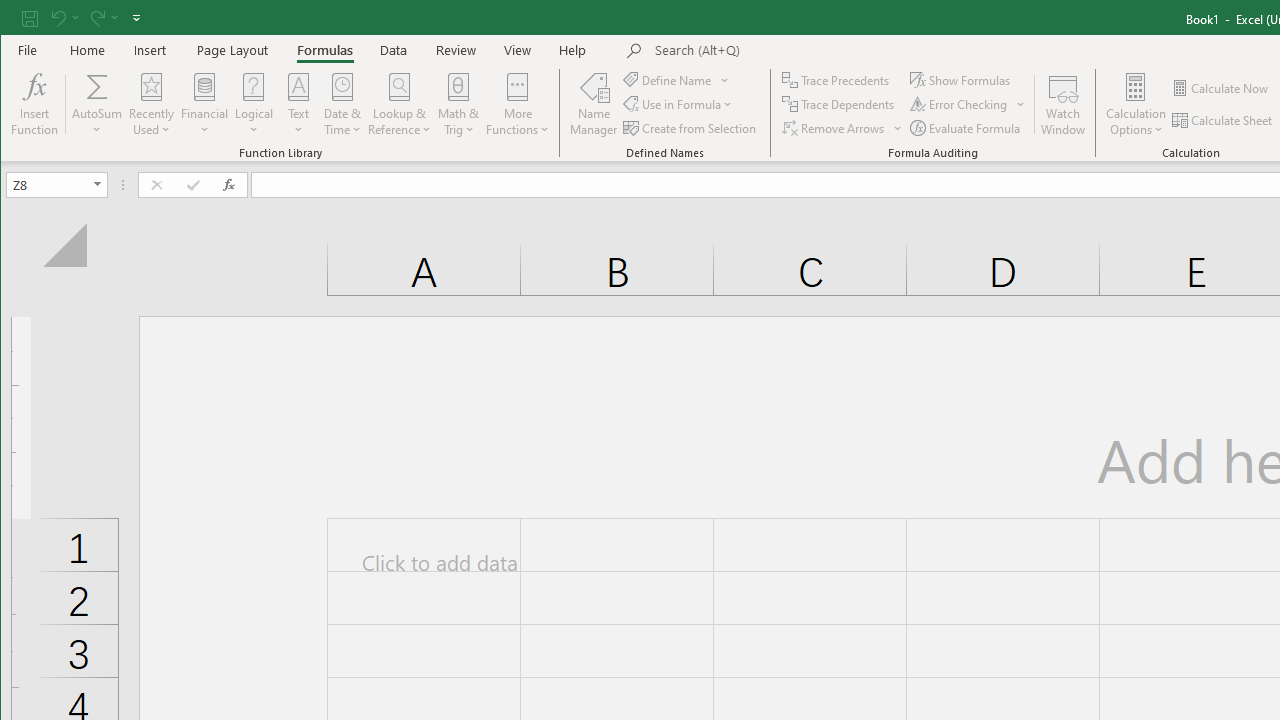  Describe the element at coordinates (967, 128) in the screenshot. I see `'Evaluate Formula'` at that location.